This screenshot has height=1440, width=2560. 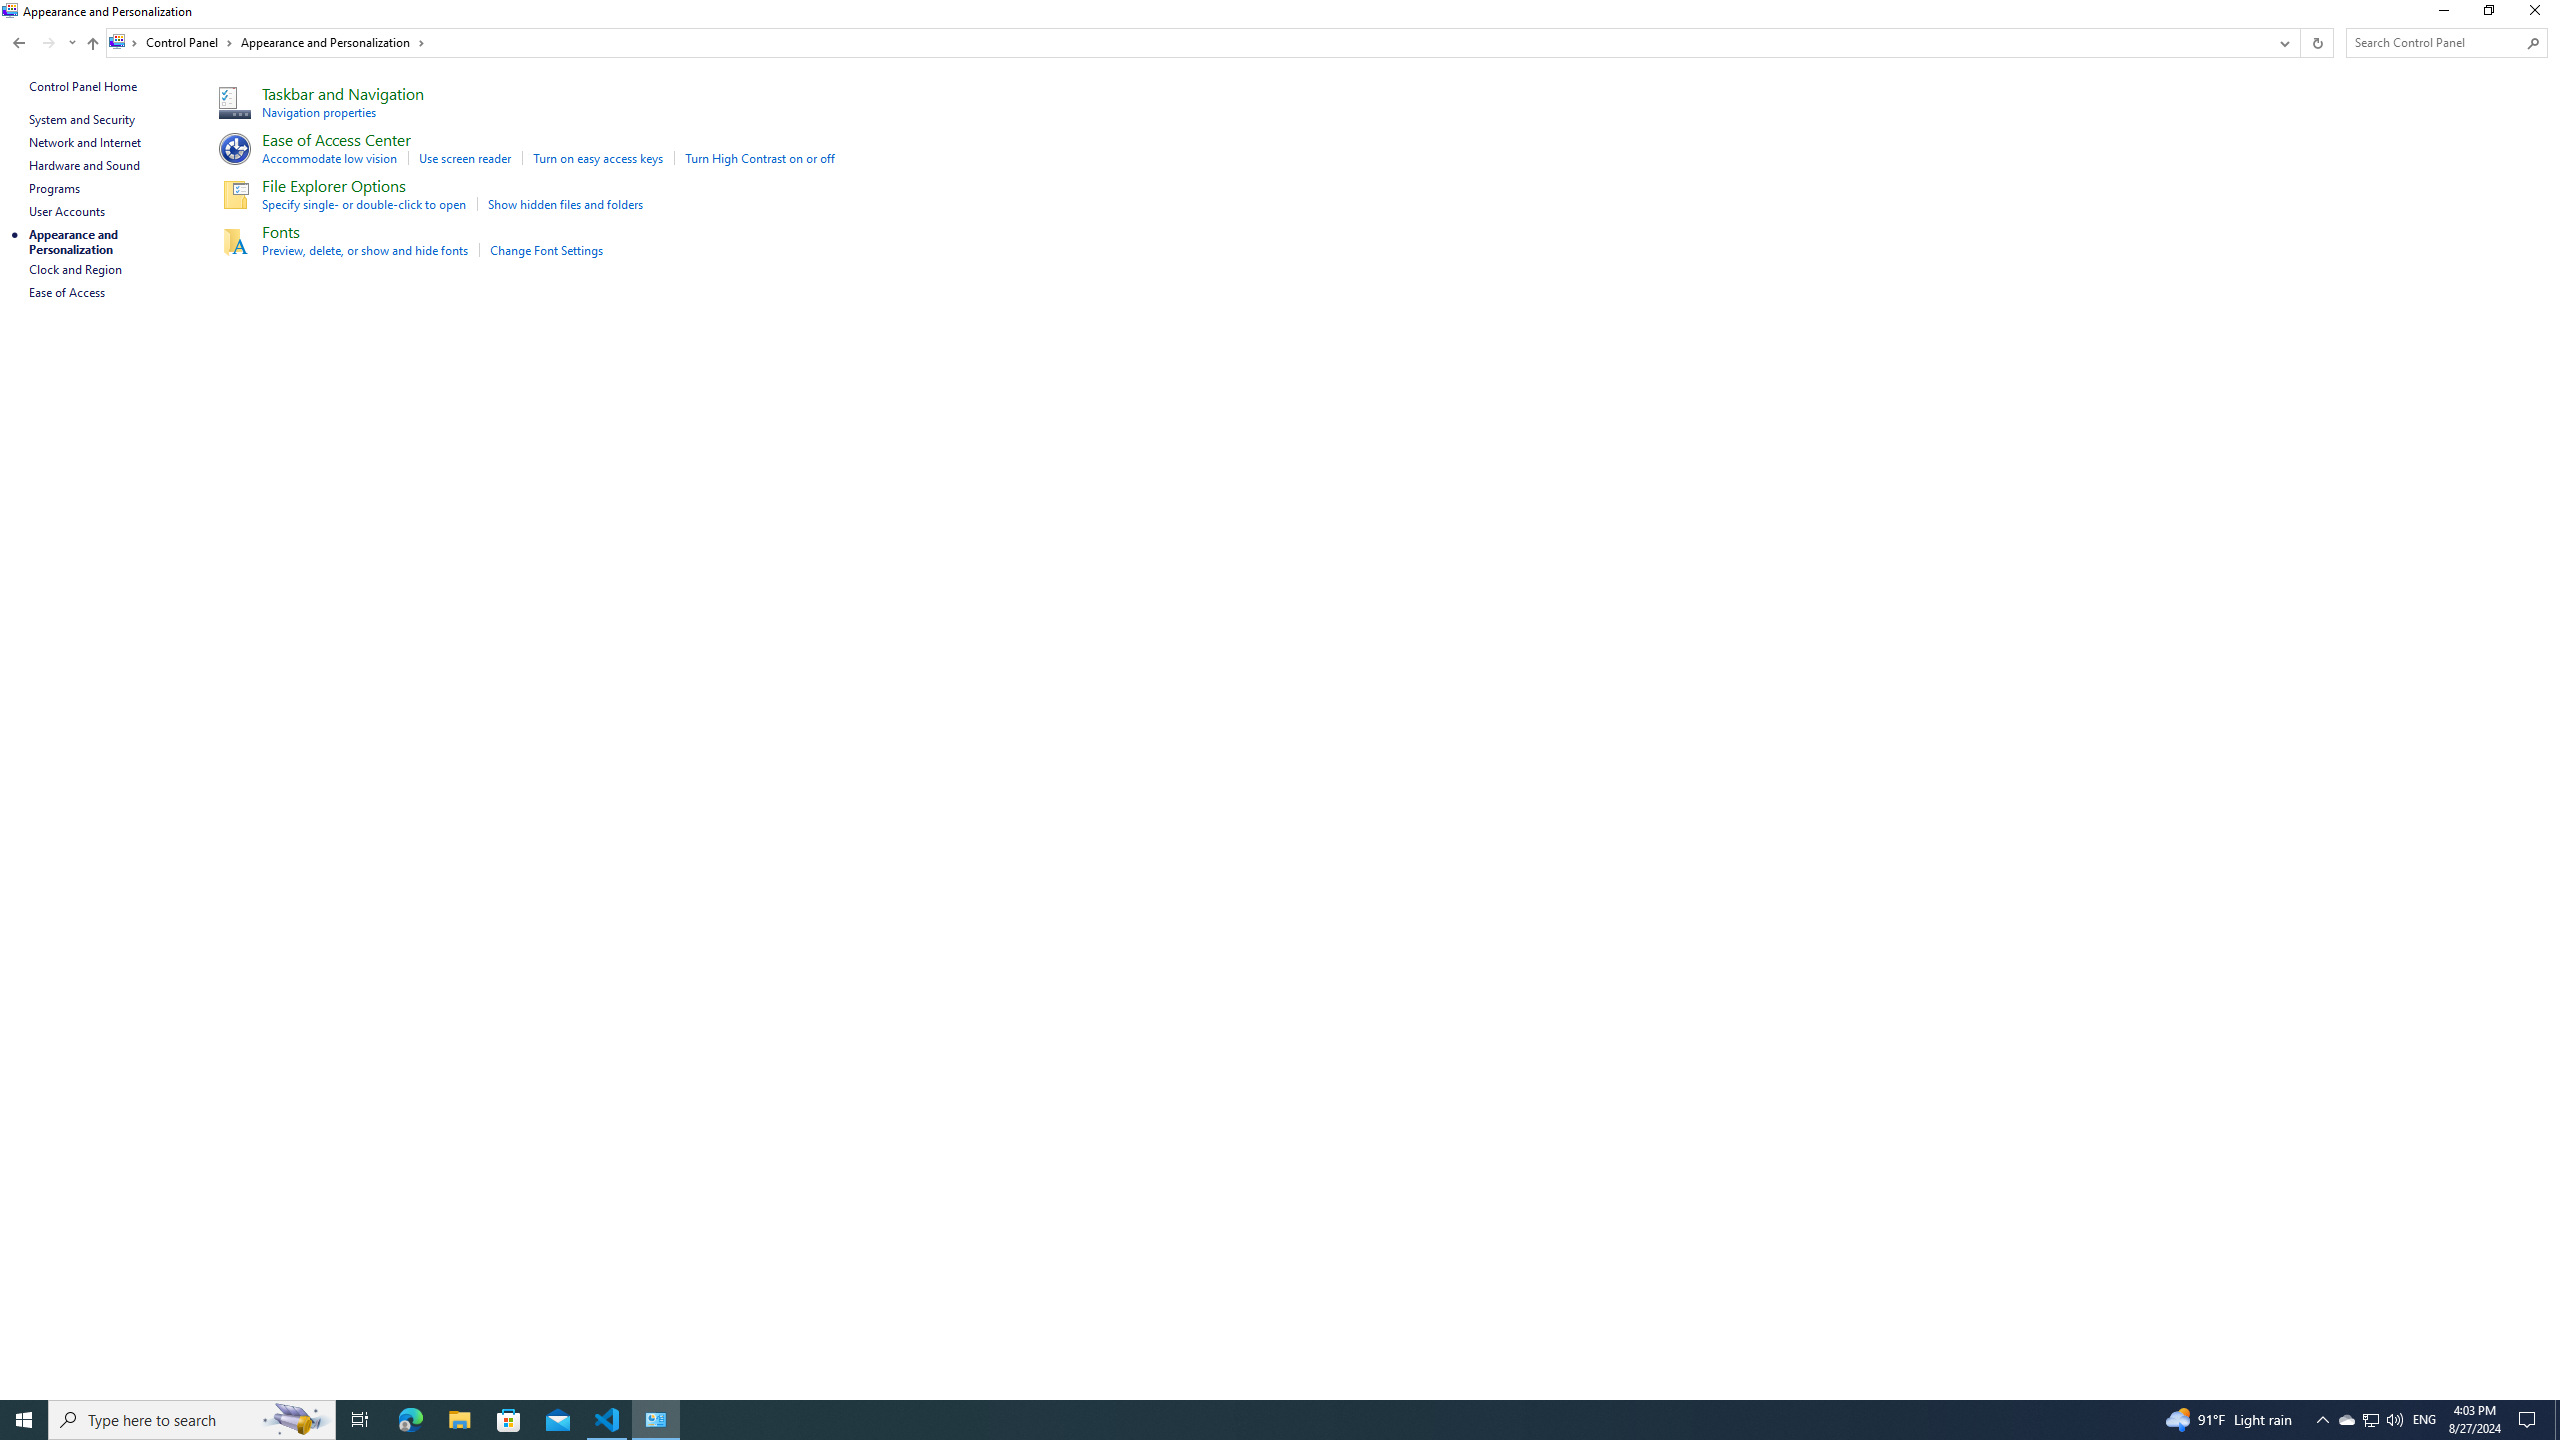 What do you see at coordinates (759, 157) in the screenshot?
I see `'Turn High Contrast on or off'` at bounding box center [759, 157].